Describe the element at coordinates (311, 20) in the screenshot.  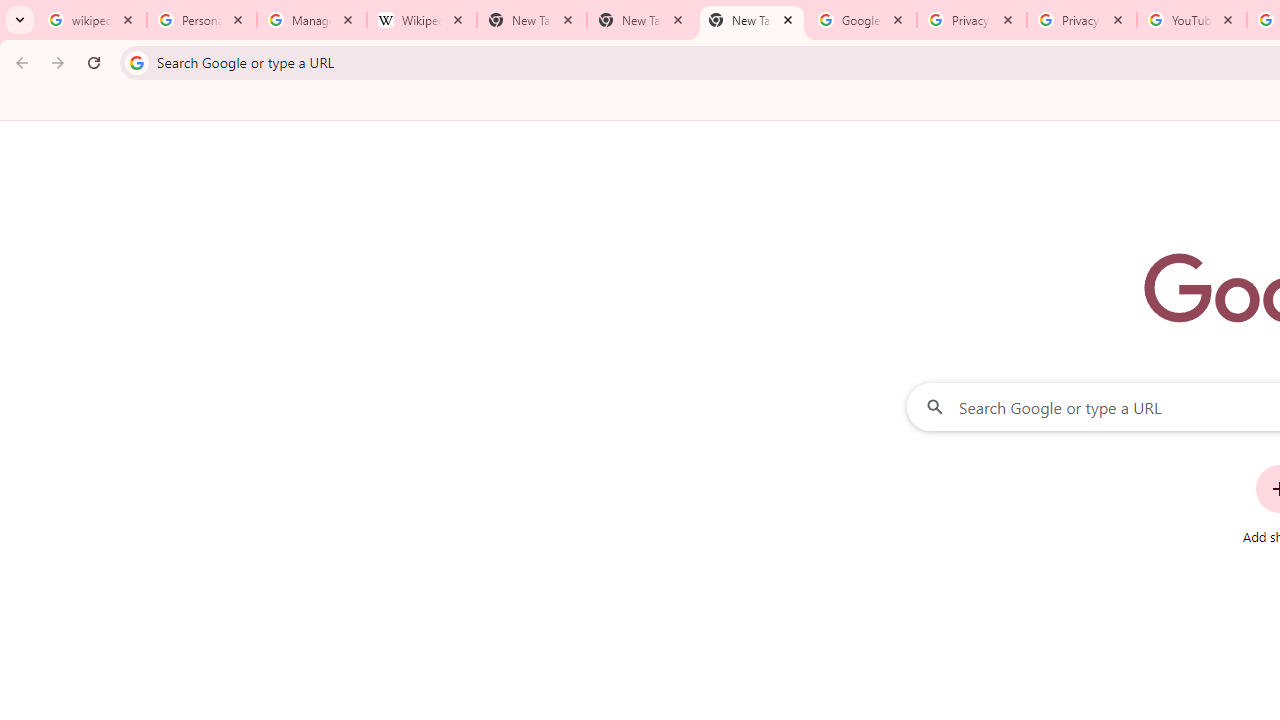
I see `'Manage your Location History - Google Search Help'` at that location.